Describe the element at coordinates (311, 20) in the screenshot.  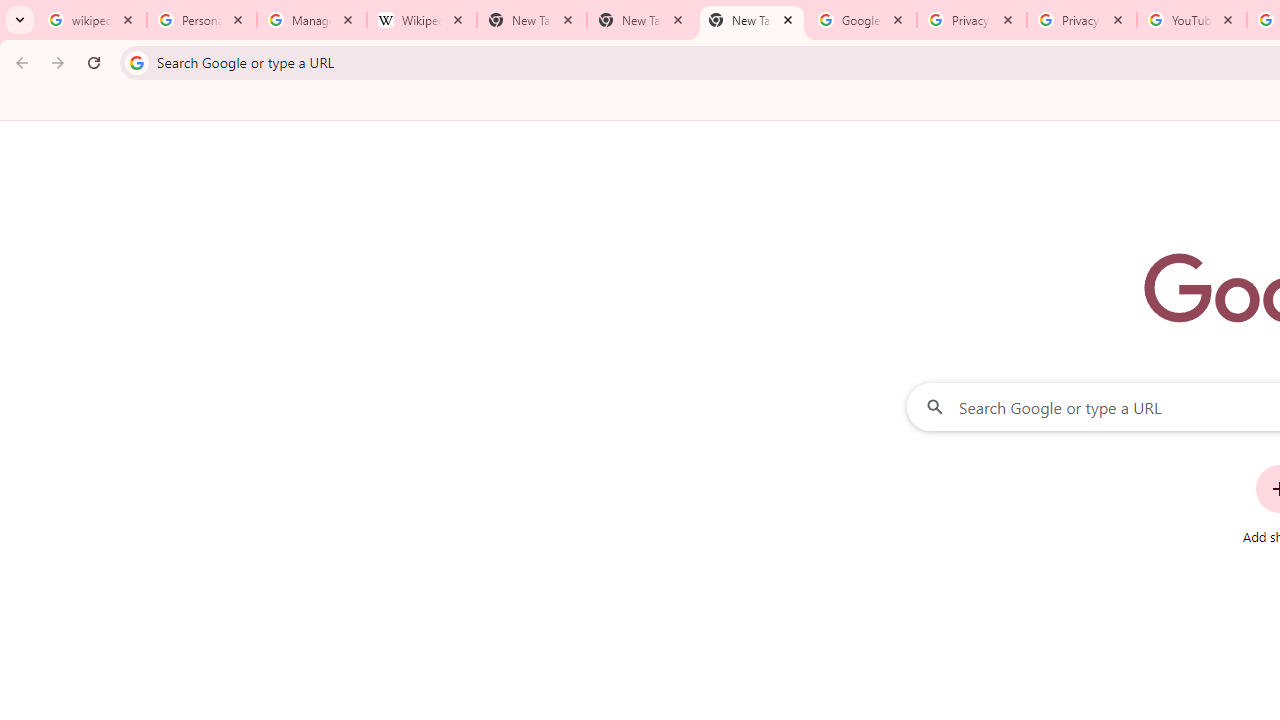
I see `'Manage your Location History - Google Search Help'` at that location.